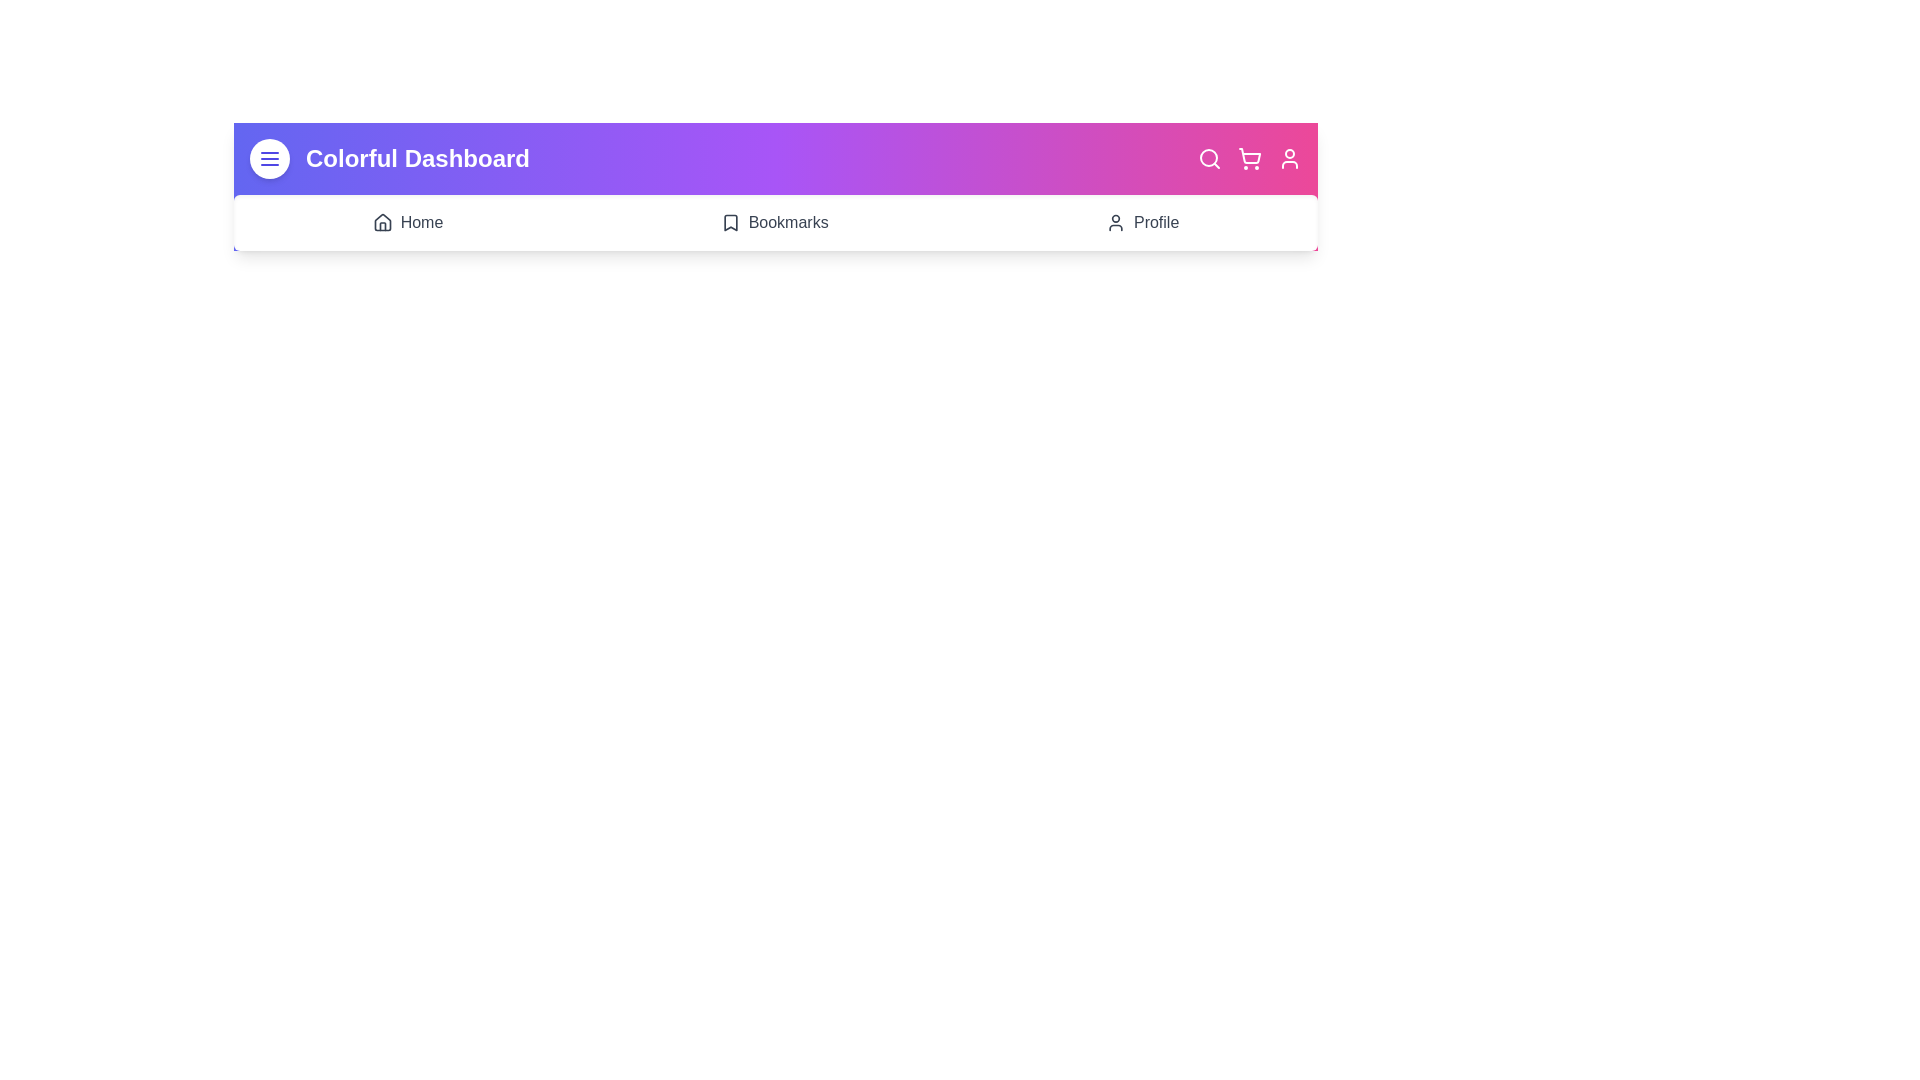  What do you see at coordinates (1248, 157) in the screenshot?
I see `the interactive element Shopping Cart Icon to observe visual feedback` at bounding box center [1248, 157].